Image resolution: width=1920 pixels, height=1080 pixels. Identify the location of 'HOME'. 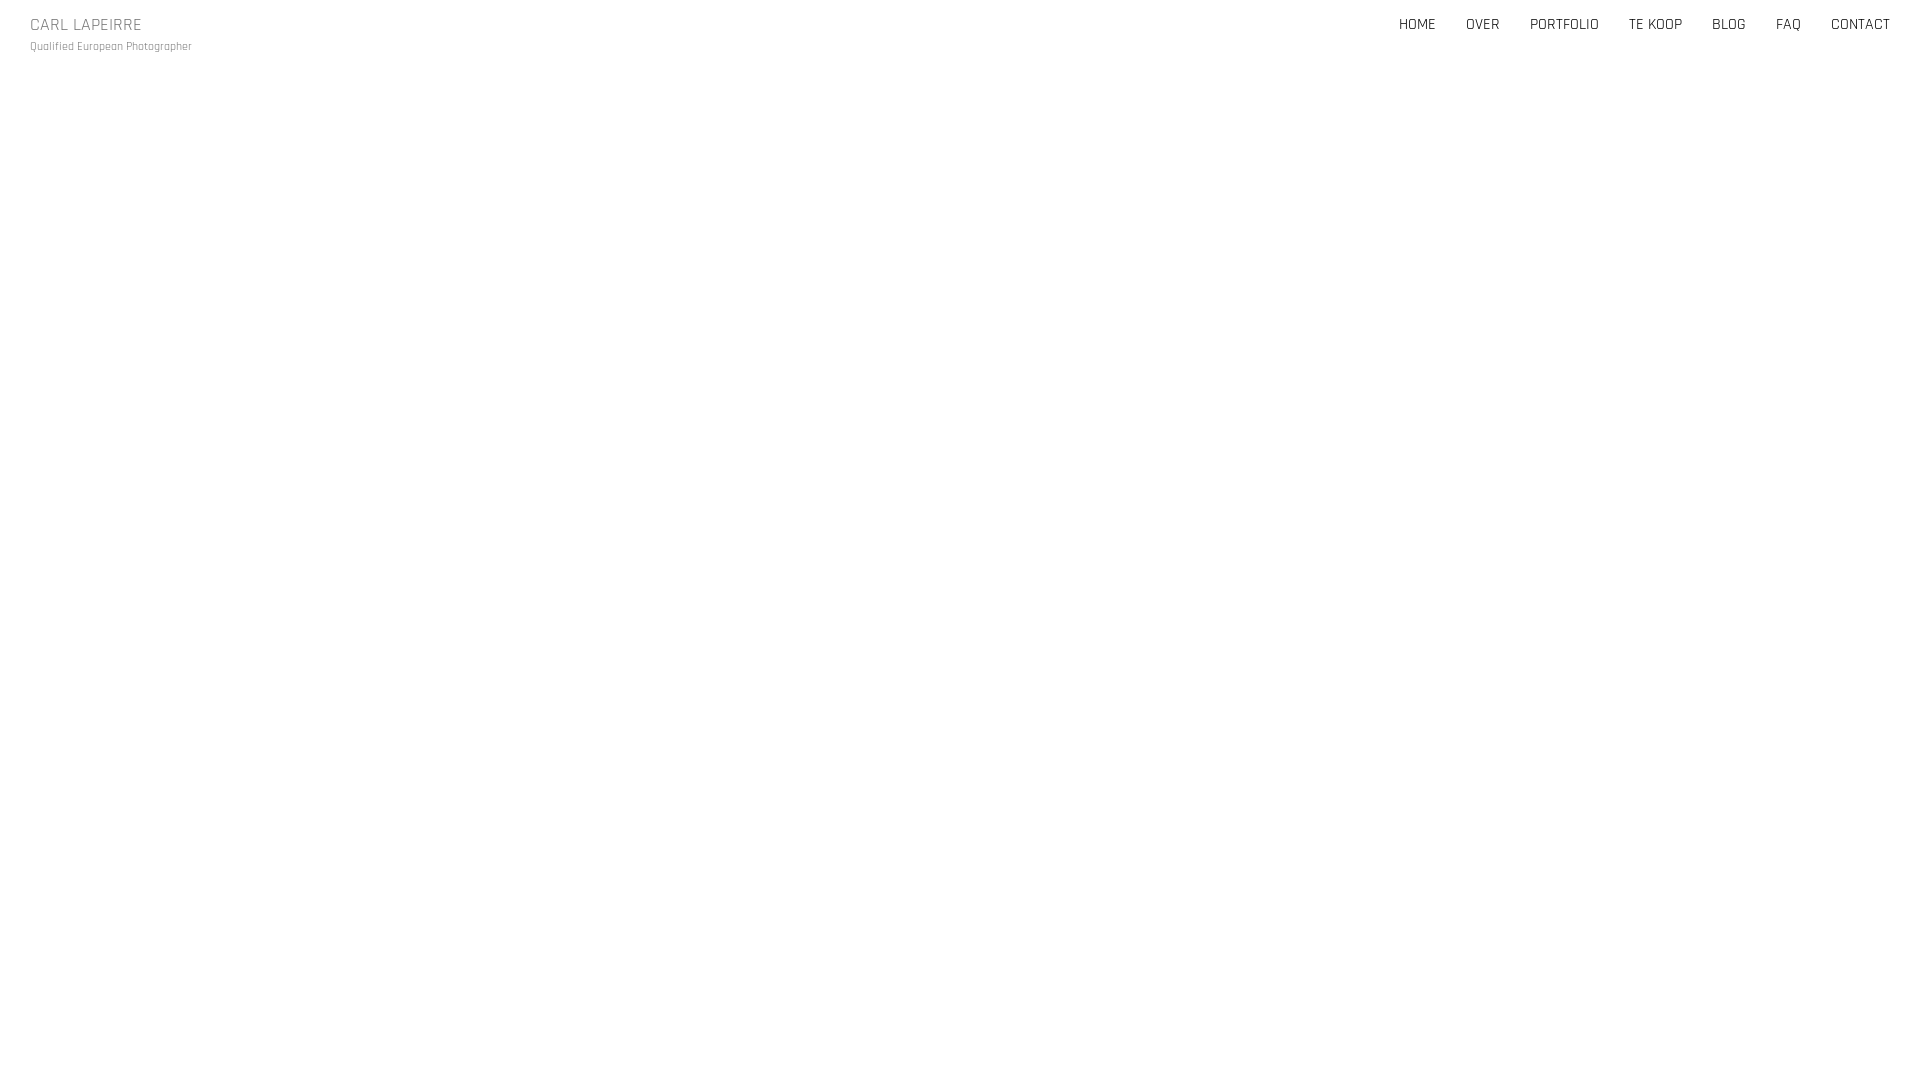
(1416, 24).